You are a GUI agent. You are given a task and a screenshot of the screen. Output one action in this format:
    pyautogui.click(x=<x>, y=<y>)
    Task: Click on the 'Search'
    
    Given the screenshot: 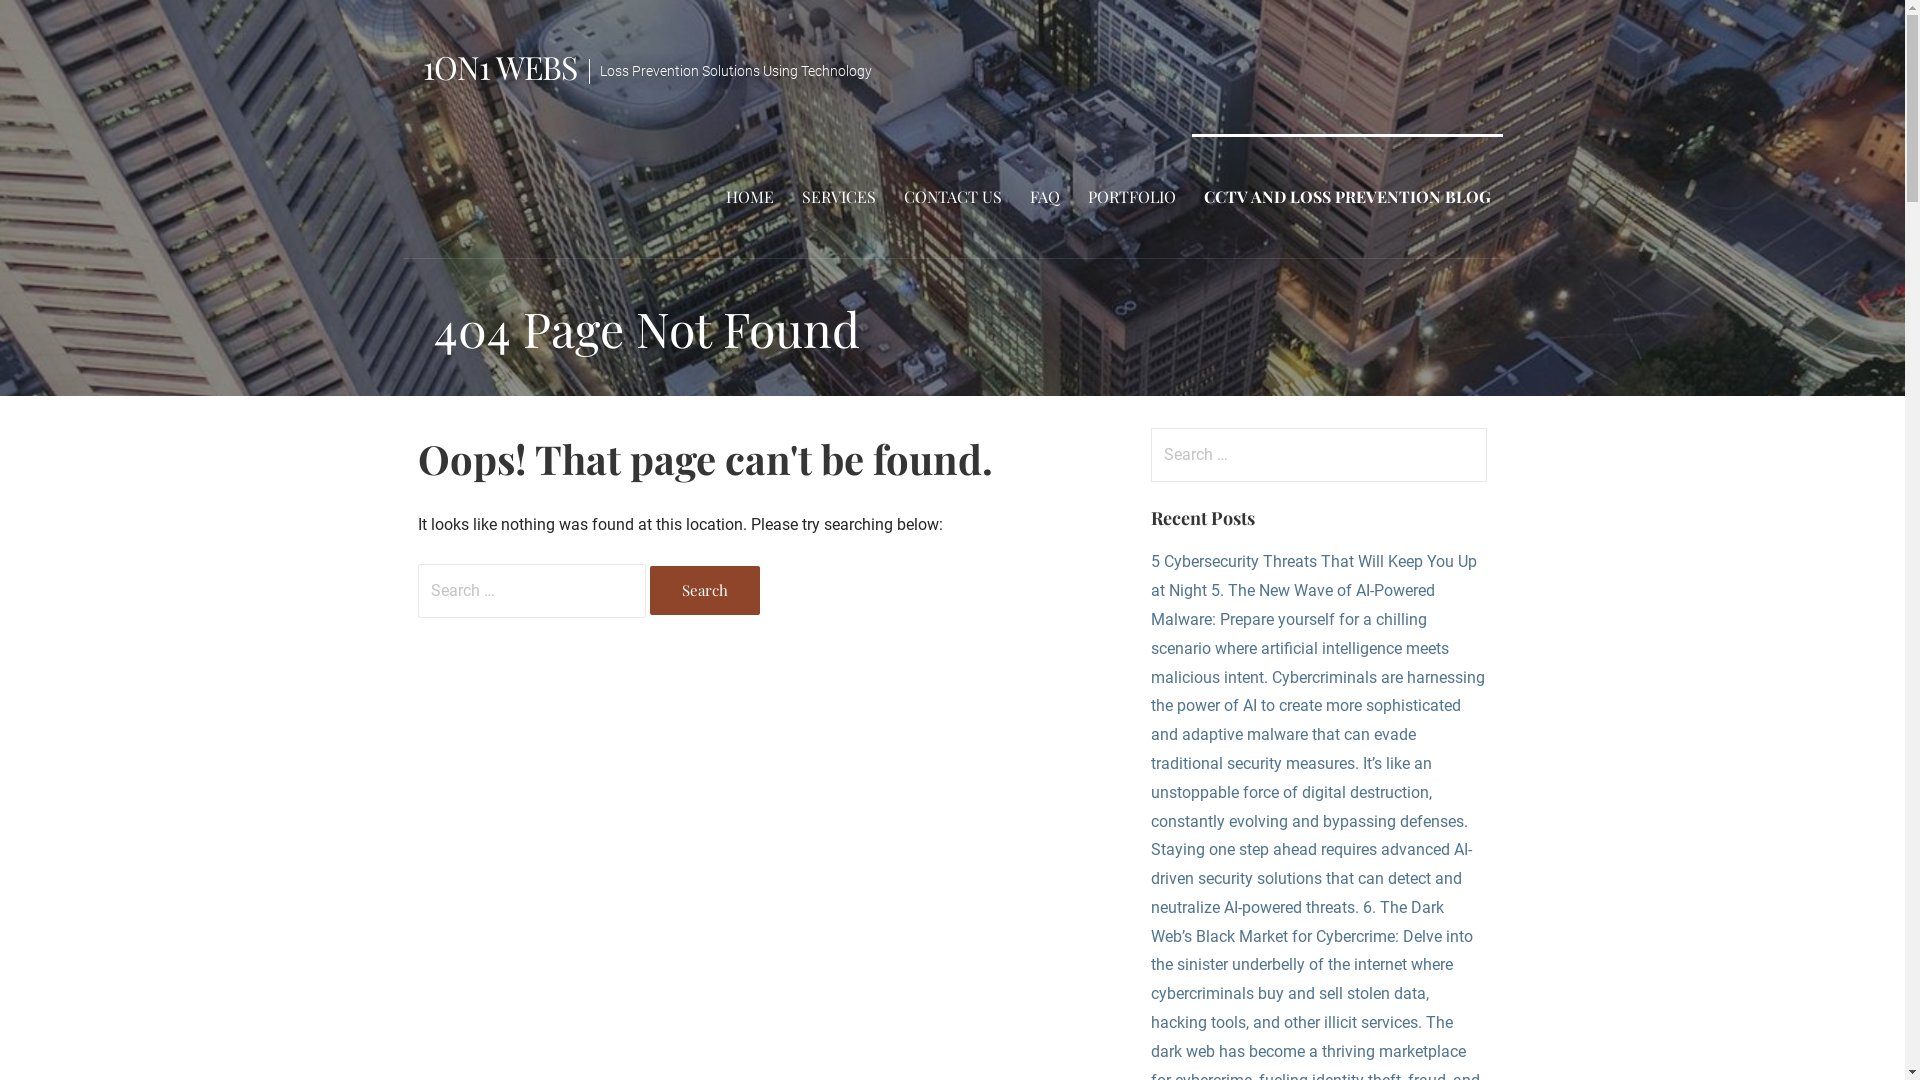 What is the action you would take?
    pyautogui.click(x=705, y=589)
    